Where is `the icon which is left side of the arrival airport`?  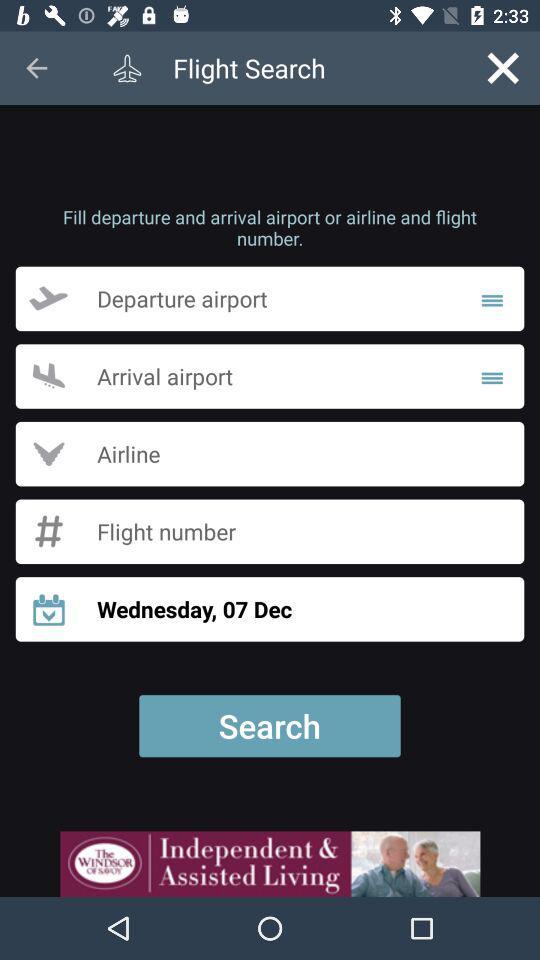
the icon which is left side of the arrival airport is located at coordinates (48, 375).